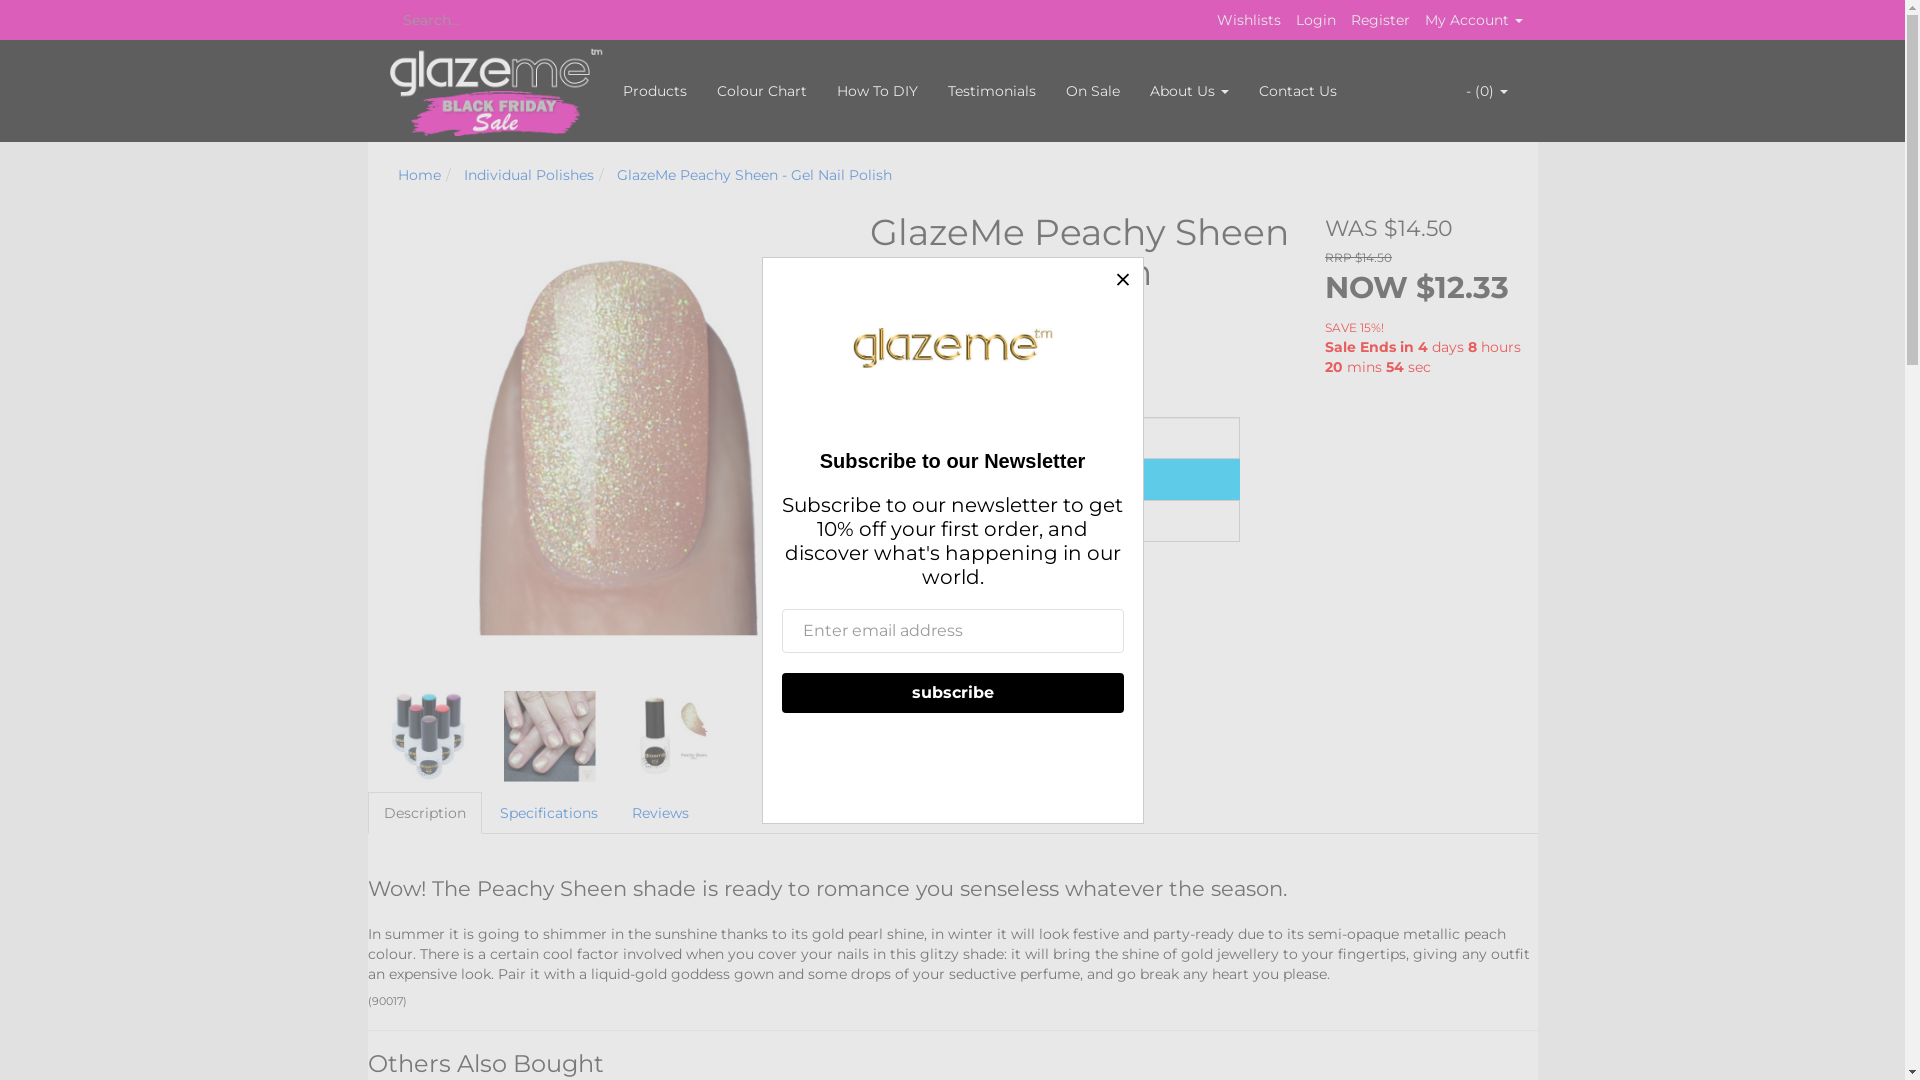 The height and width of the screenshot is (1080, 1920). I want to click on 'Colour Chart', so click(761, 91).